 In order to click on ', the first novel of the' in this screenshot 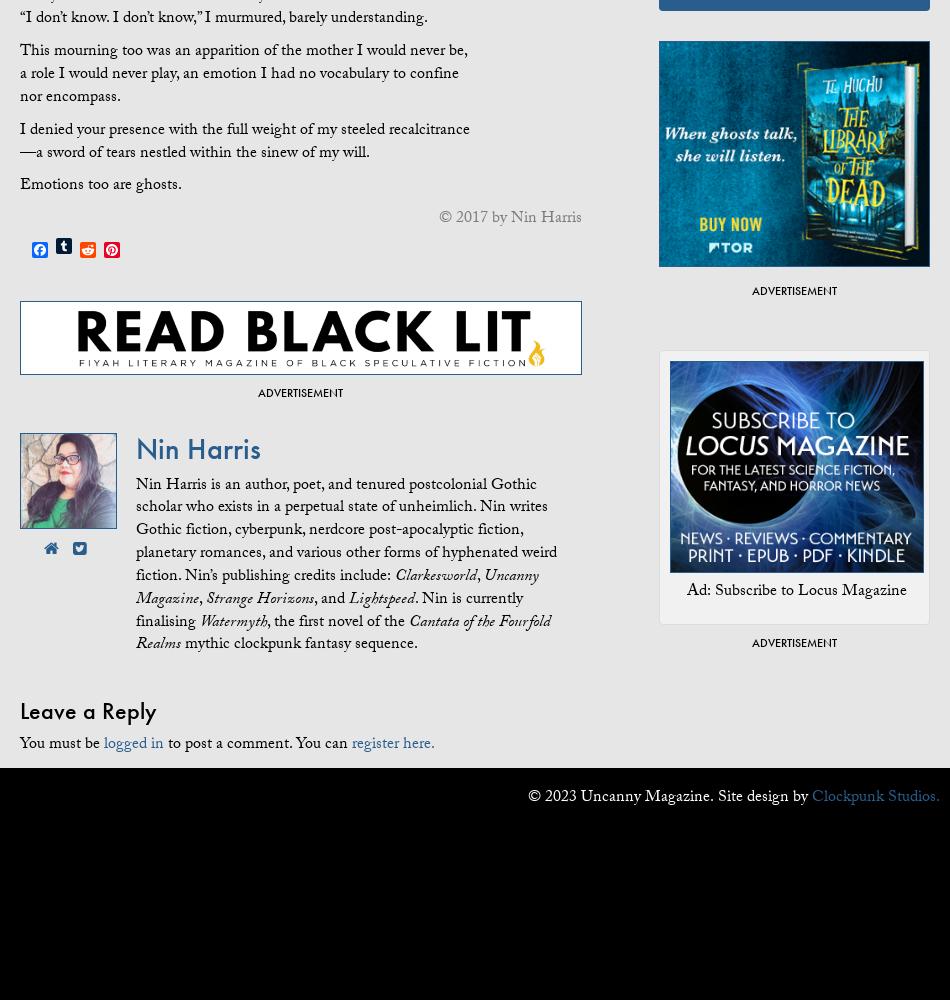, I will do `click(266, 621)`.